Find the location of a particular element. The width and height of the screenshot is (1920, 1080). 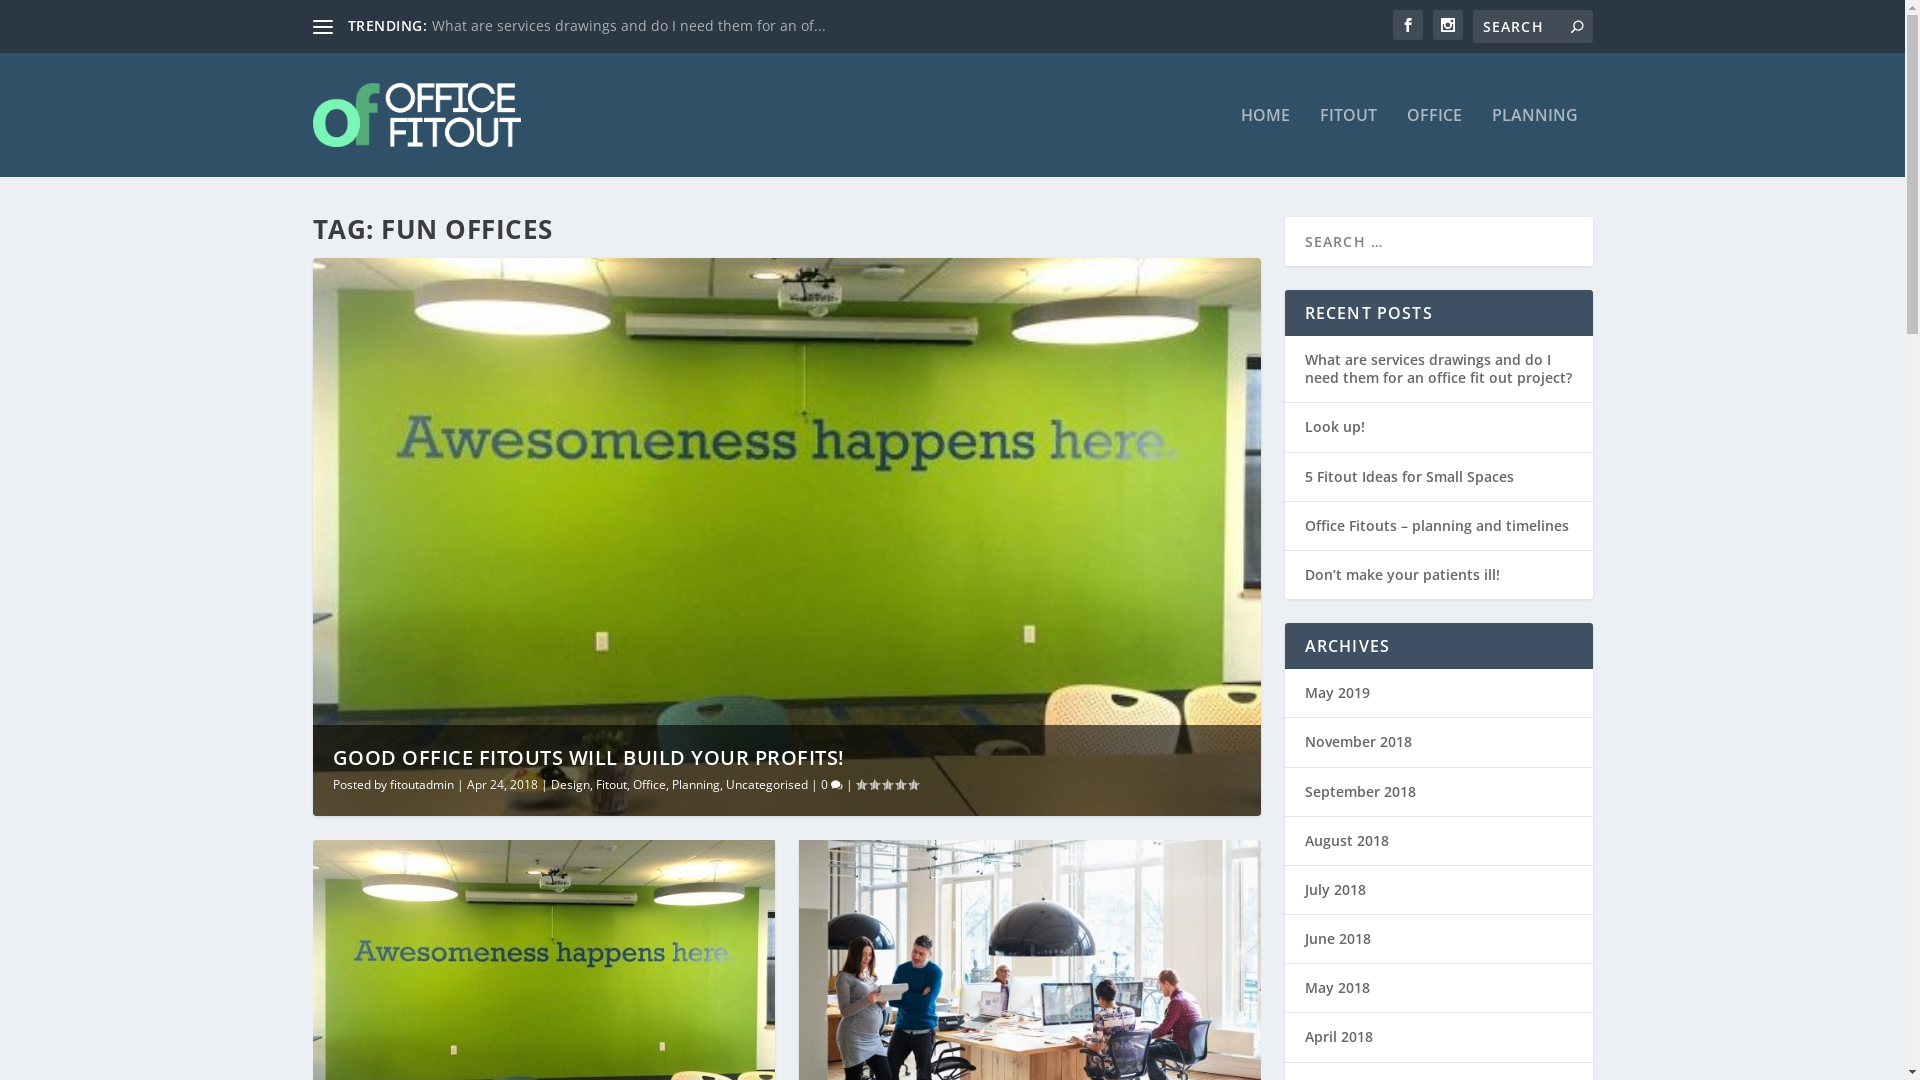

'August 2018' is located at coordinates (1345, 840).